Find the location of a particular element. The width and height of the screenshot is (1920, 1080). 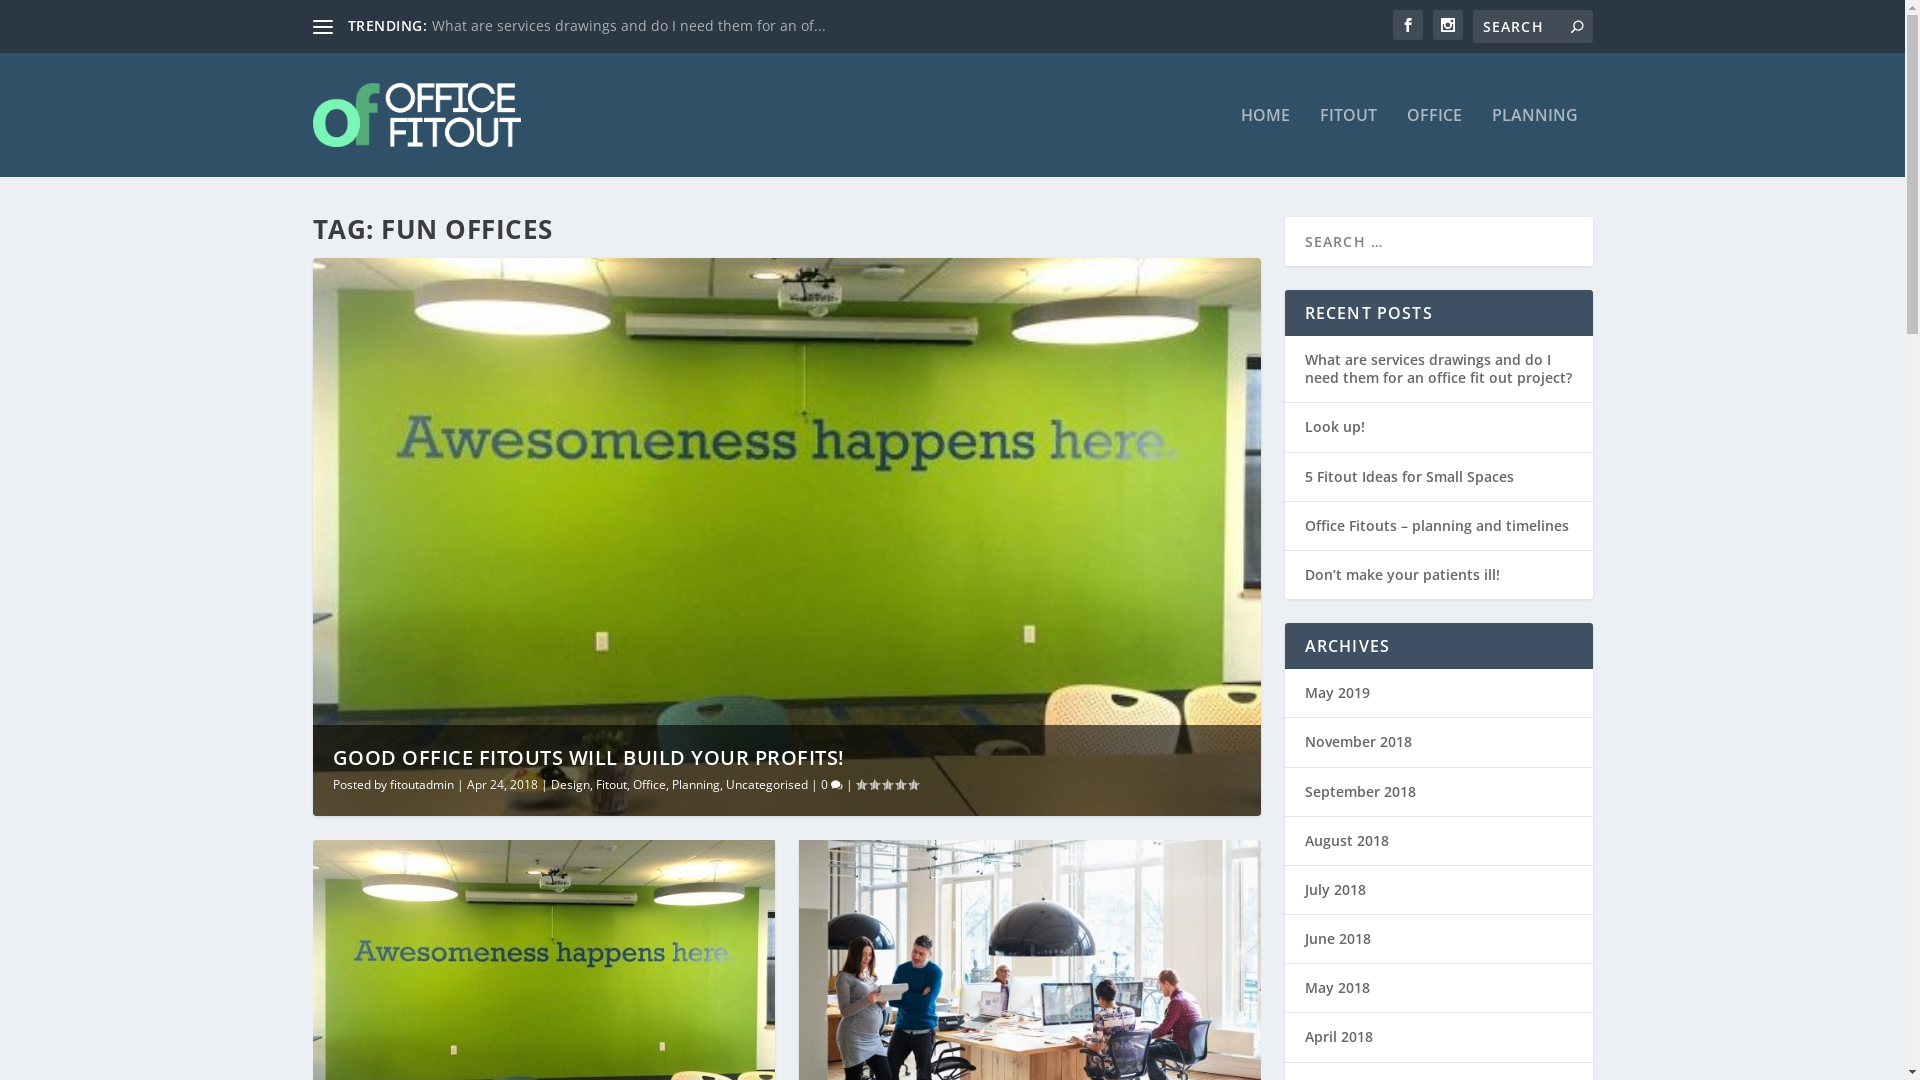

'August 2018' is located at coordinates (1345, 840).